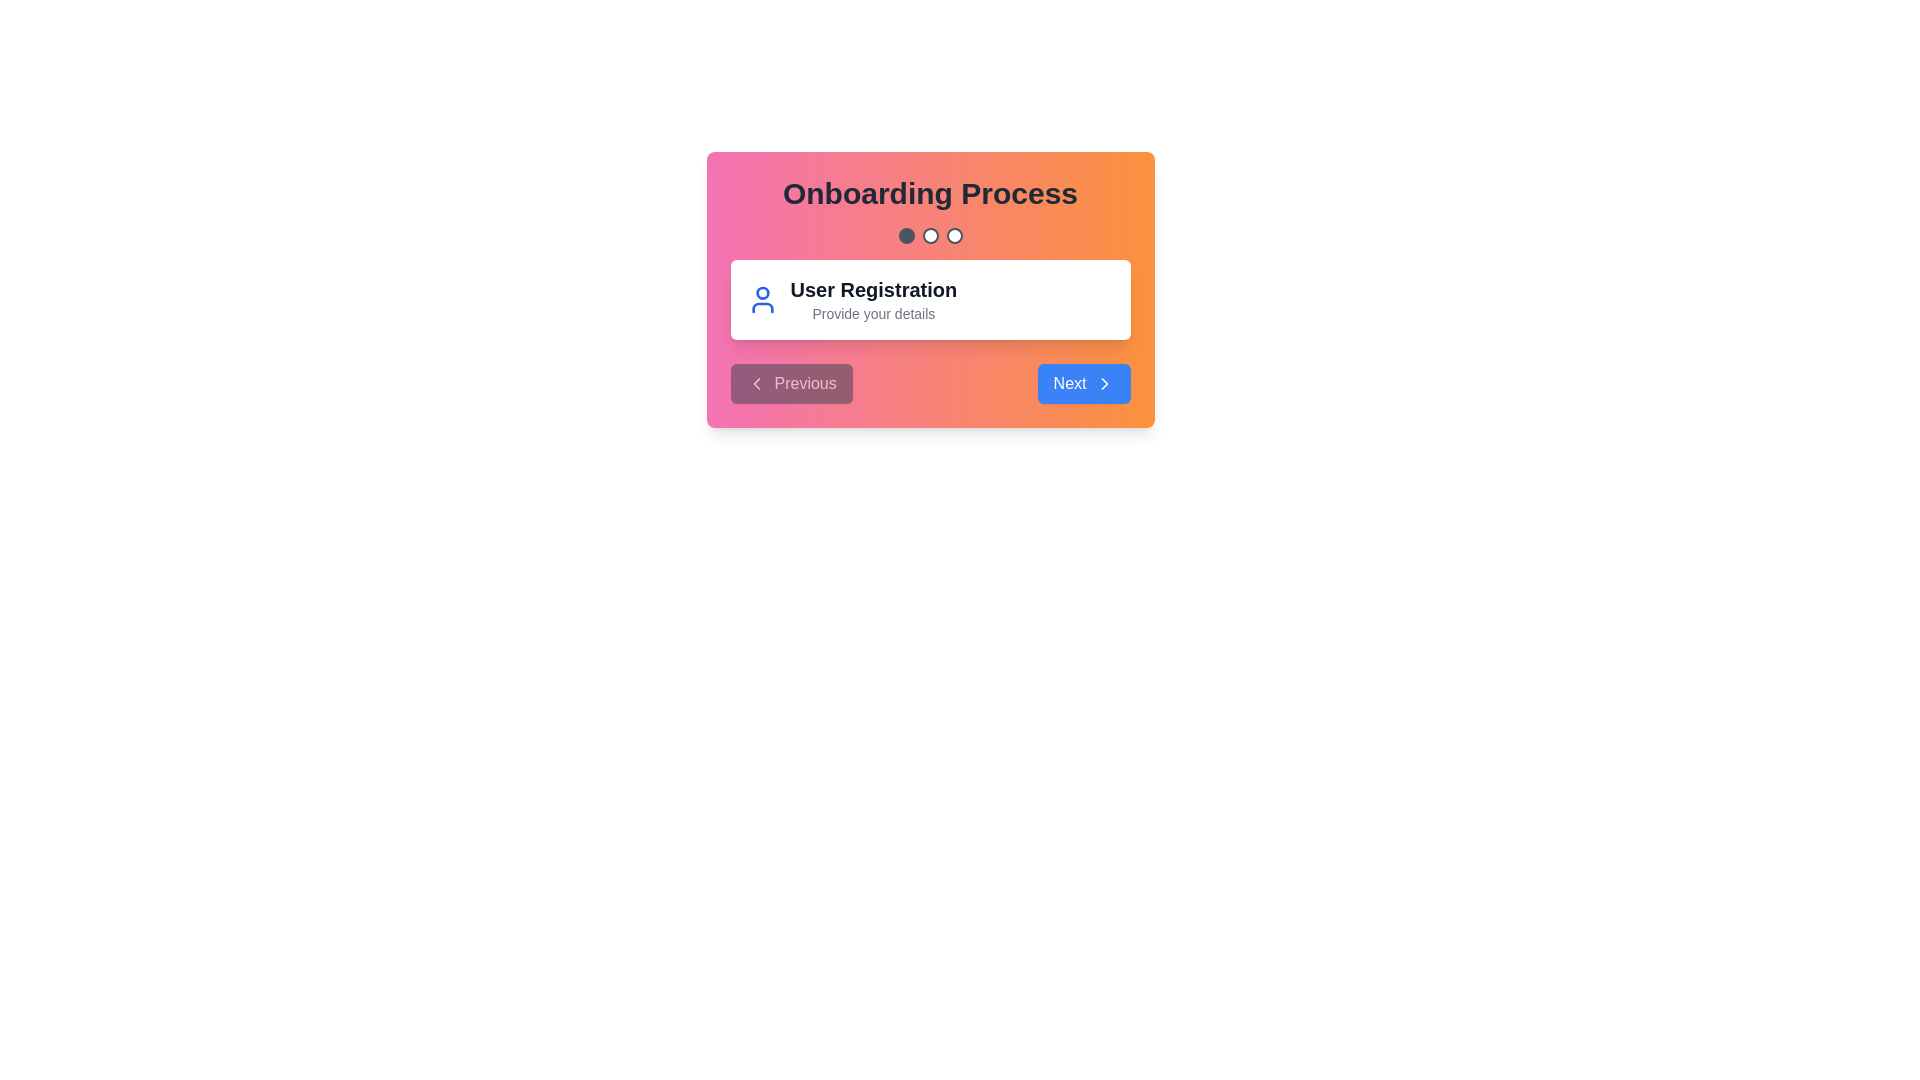 Image resolution: width=1920 pixels, height=1080 pixels. What do you see at coordinates (761, 300) in the screenshot?
I see `the user icon located to the left of the 'User Registration' and 'Provide your details' text elements within the user registration section` at bounding box center [761, 300].